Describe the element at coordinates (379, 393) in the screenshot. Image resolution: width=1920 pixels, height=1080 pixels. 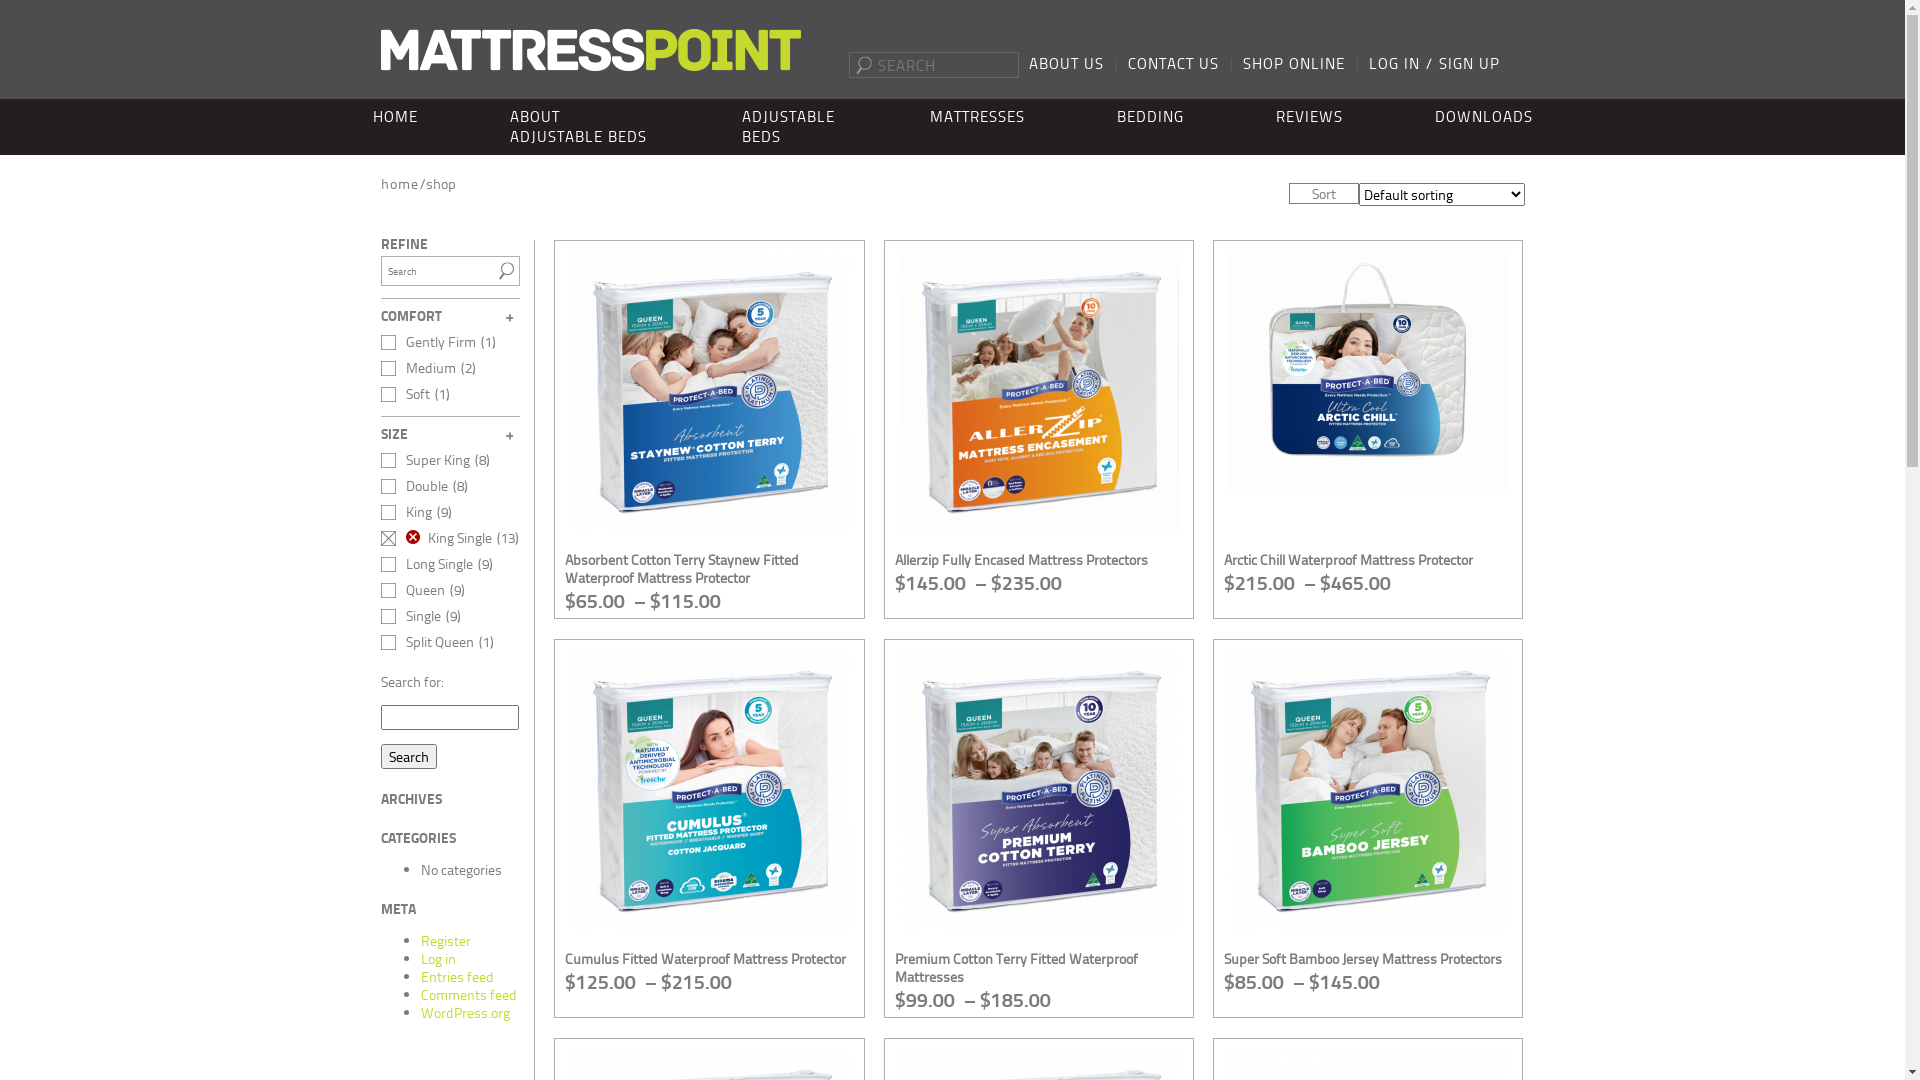
I see `'Soft'` at that location.